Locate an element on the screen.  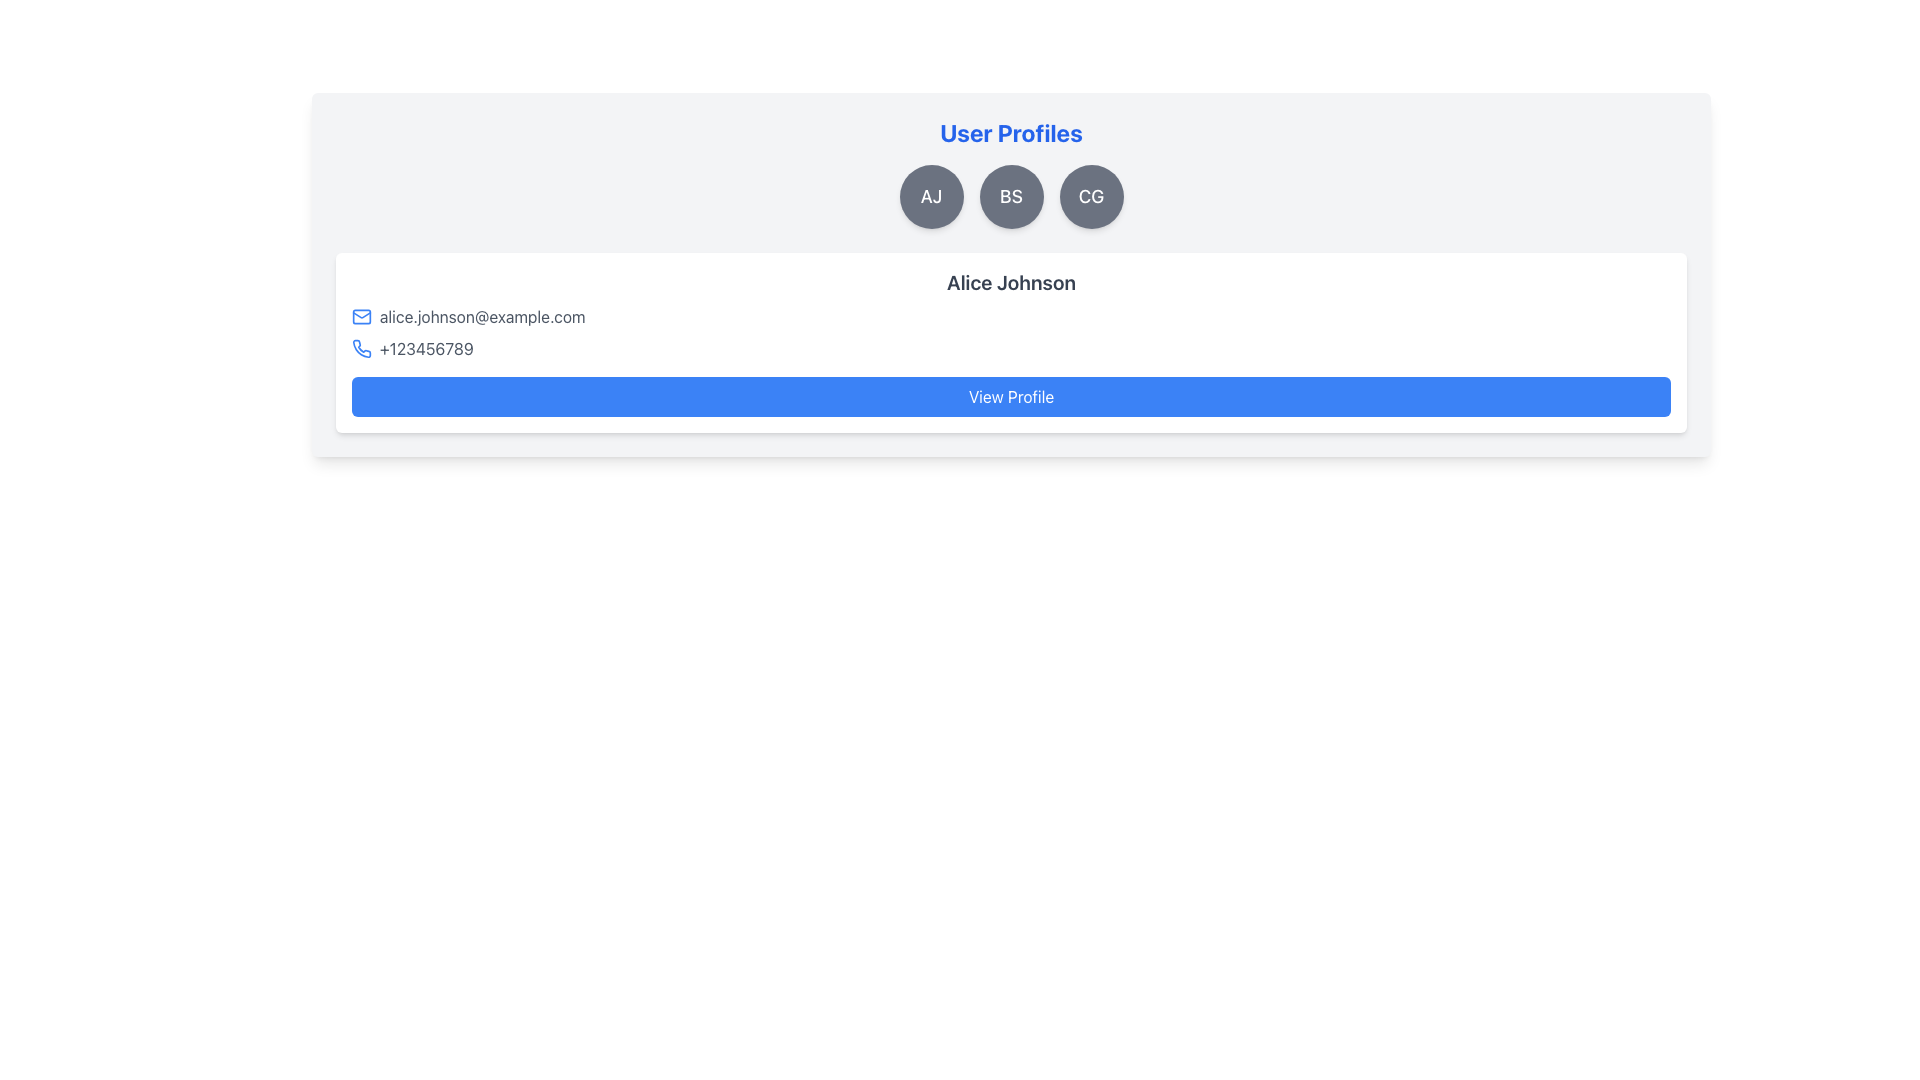
the Text Label that serves as a title for the user profile section, located at the top of the user profile card, above the circular initials (AJ, BS, CG) is located at coordinates (1011, 132).